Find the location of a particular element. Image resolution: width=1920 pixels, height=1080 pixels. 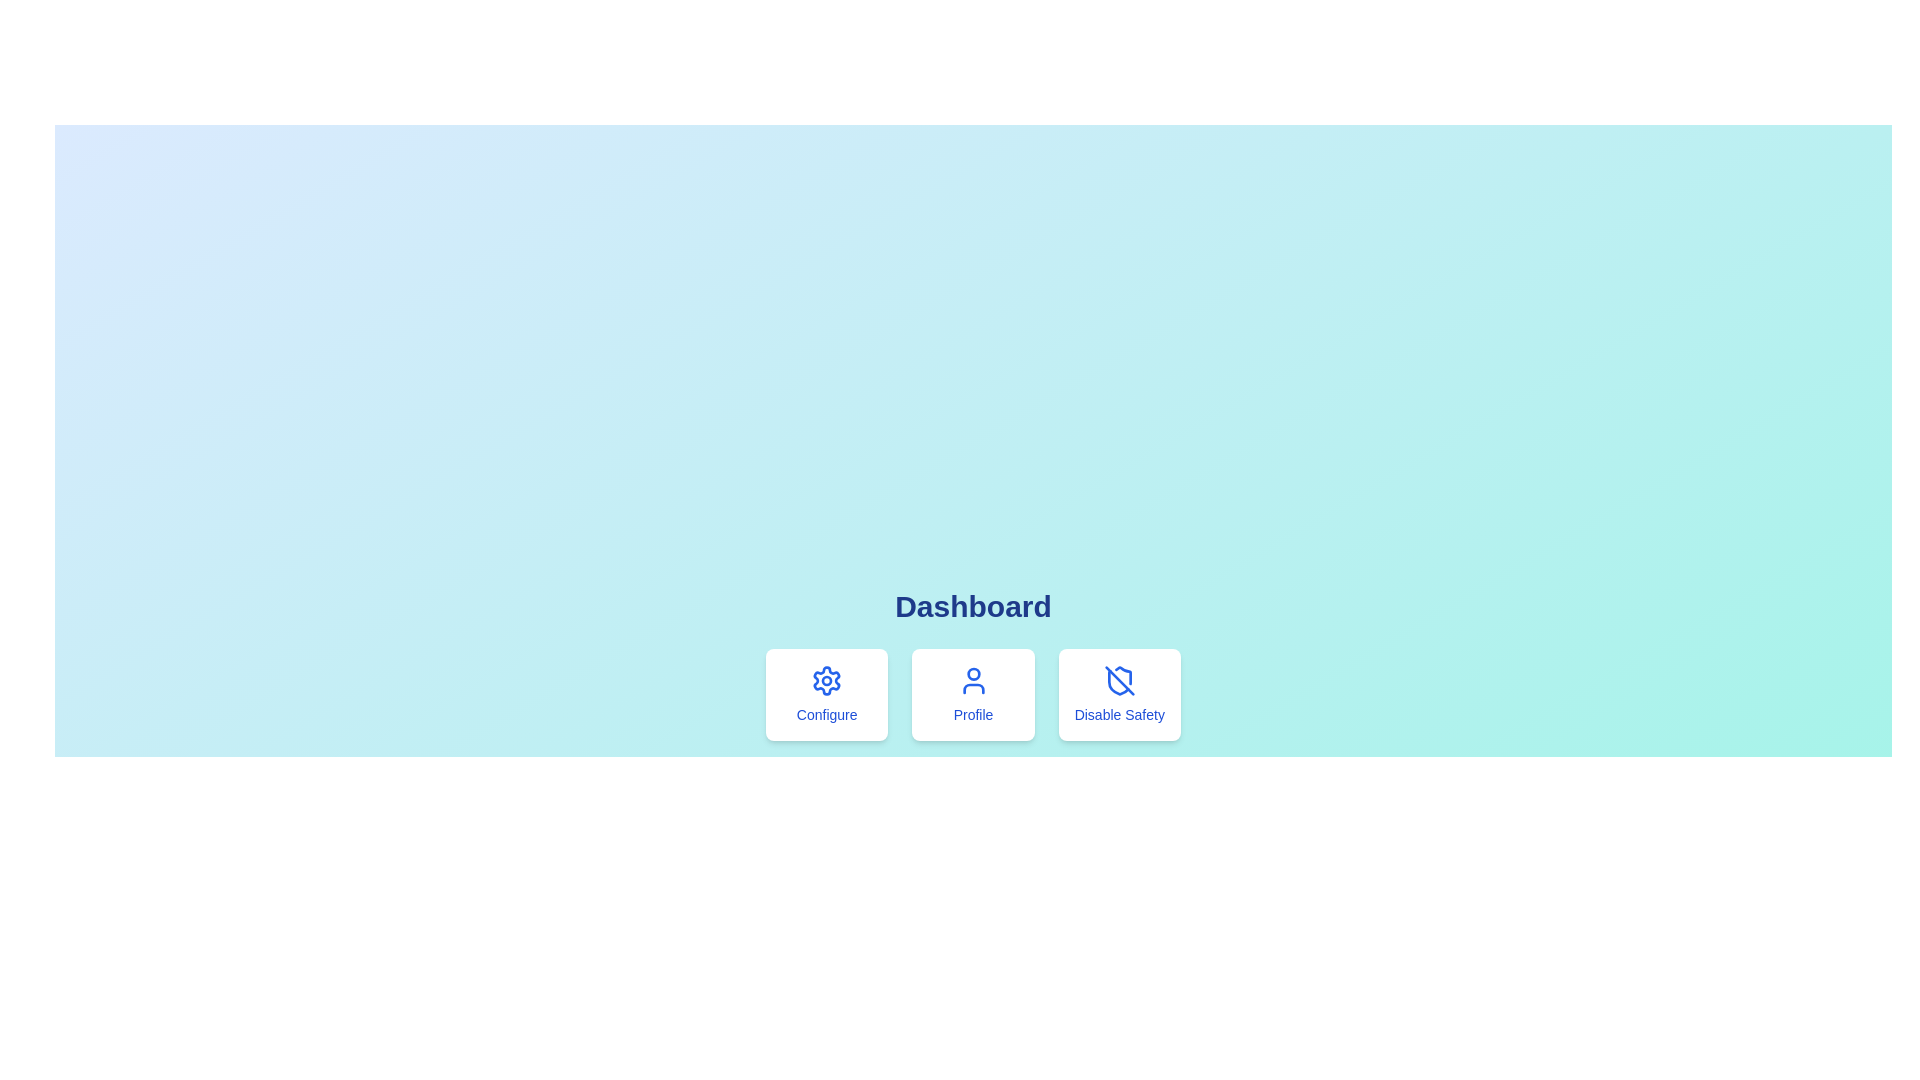

the third button in the horizontally aligned group of options is located at coordinates (1118, 693).